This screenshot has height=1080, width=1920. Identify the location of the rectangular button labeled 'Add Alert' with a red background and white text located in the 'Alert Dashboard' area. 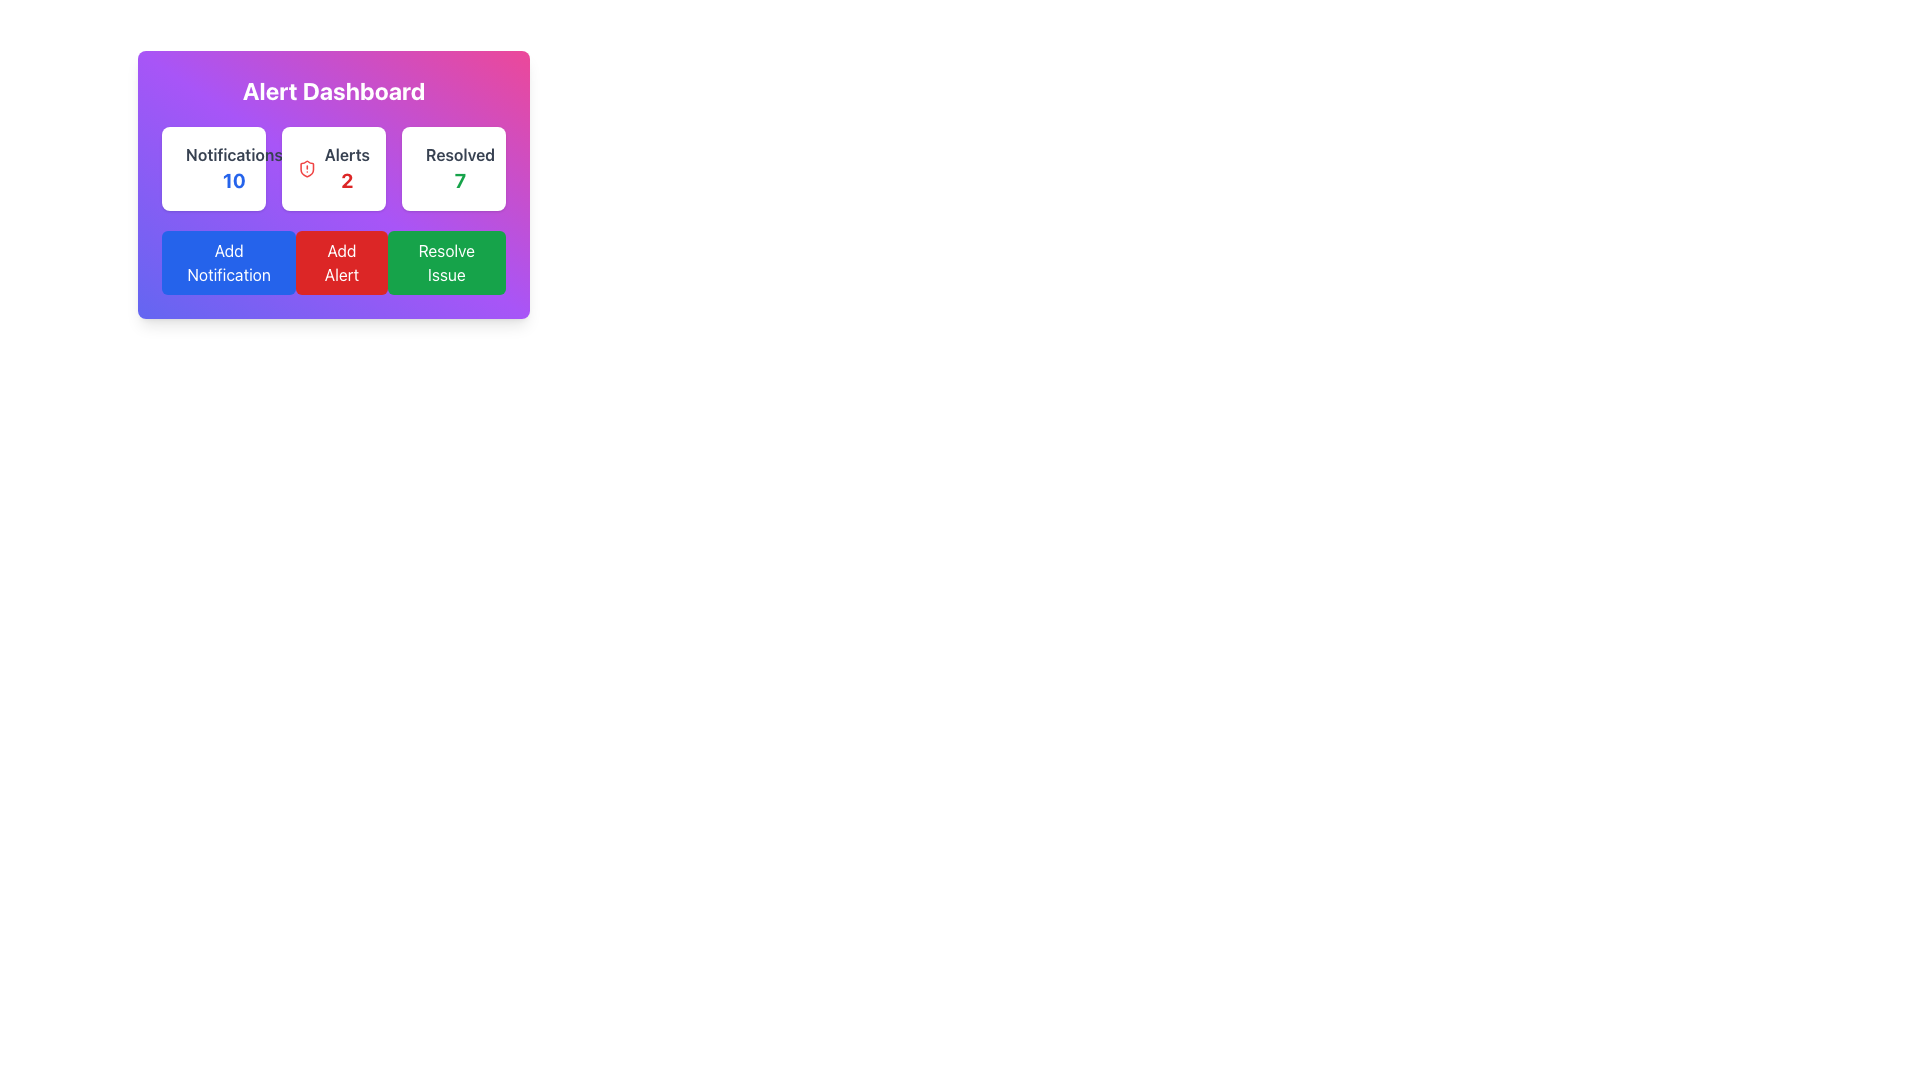
(341, 261).